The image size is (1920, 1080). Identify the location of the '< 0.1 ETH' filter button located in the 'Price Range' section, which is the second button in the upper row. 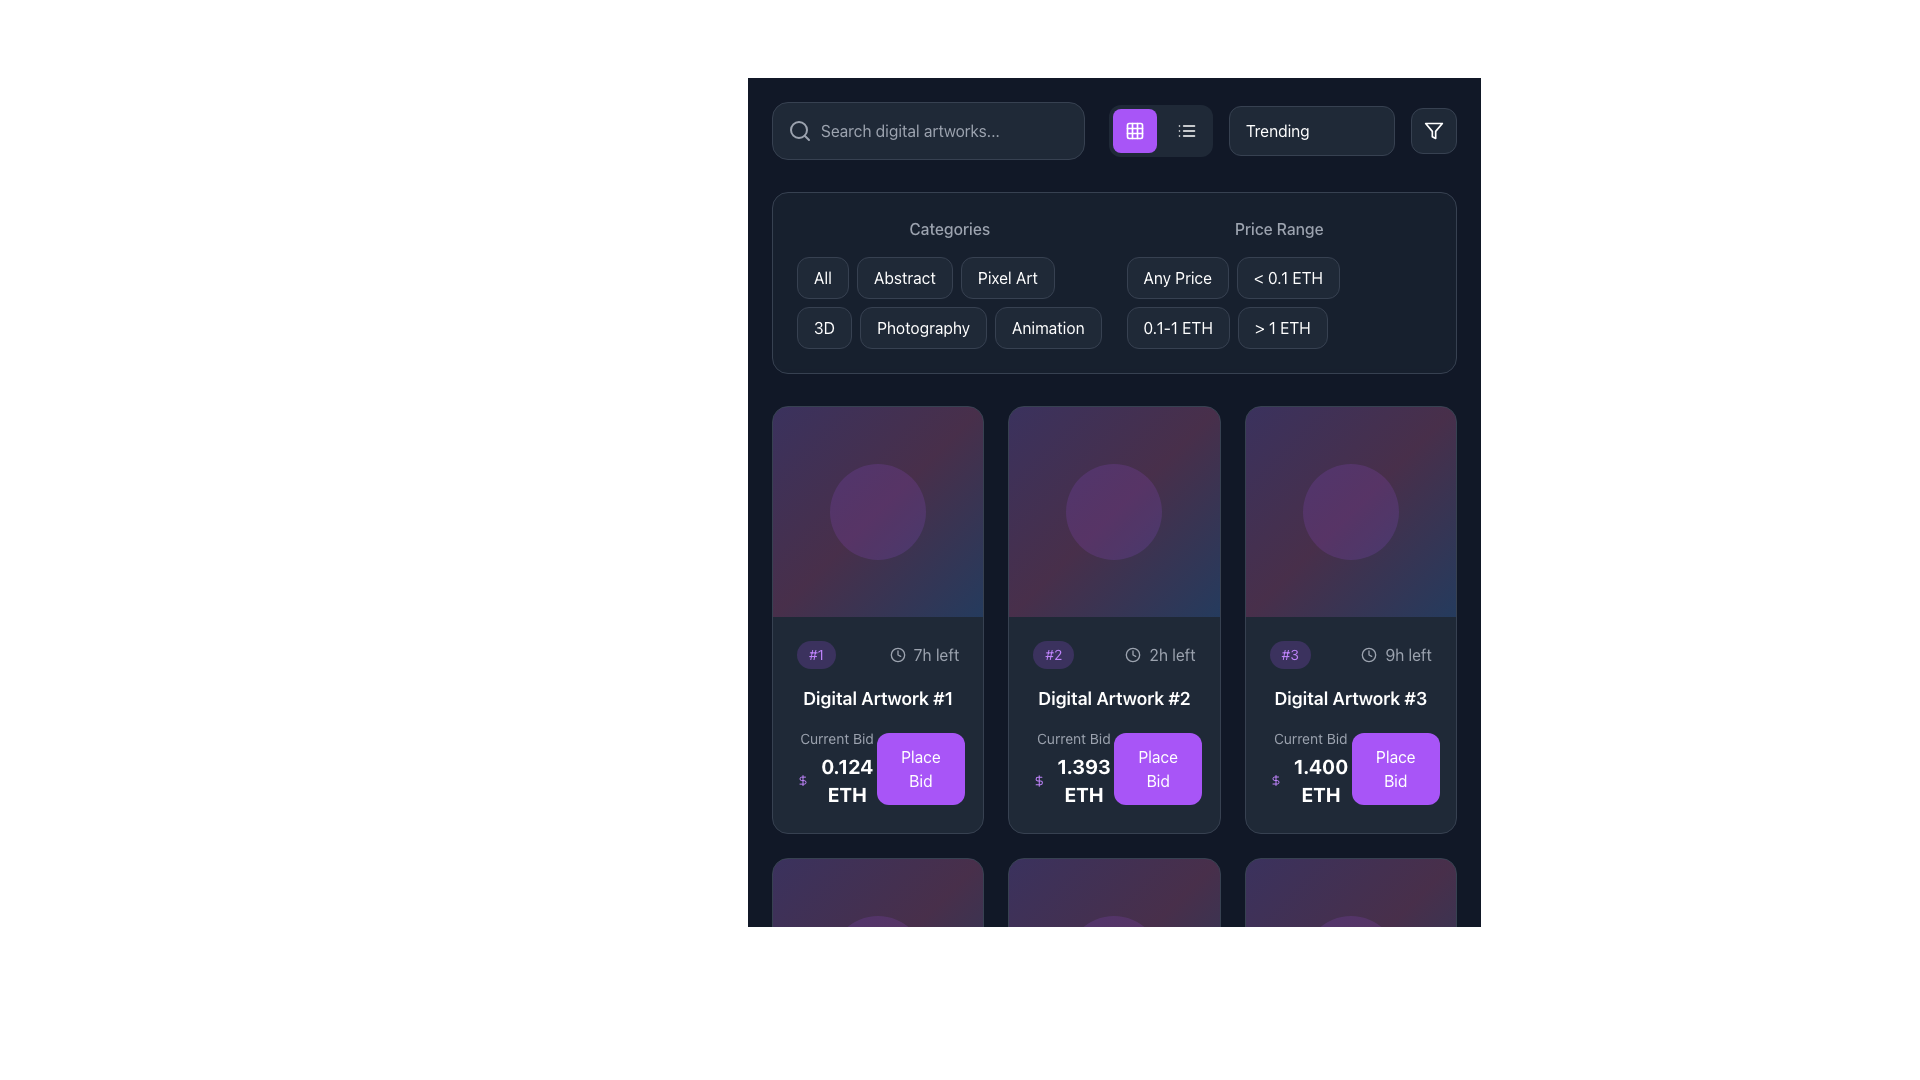
(1278, 282).